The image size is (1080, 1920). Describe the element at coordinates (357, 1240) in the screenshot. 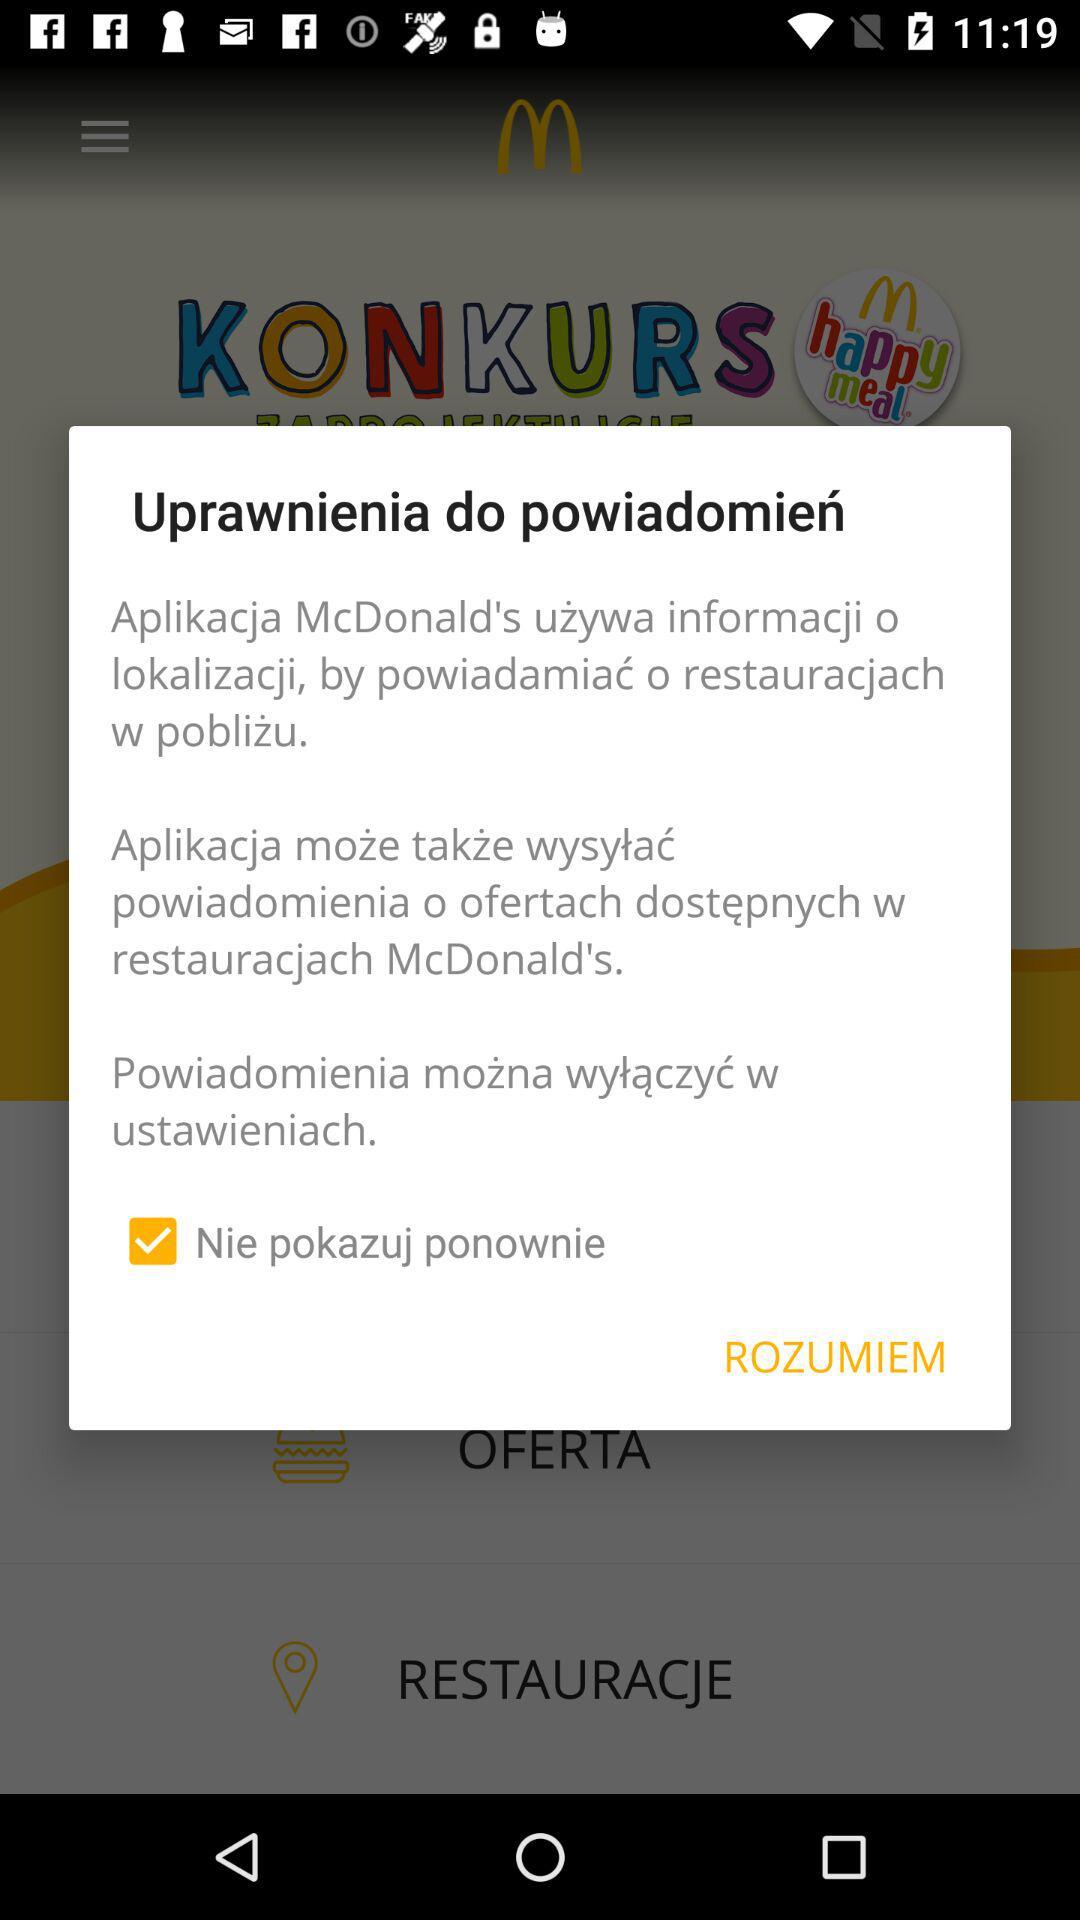

I see `item on the left` at that location.